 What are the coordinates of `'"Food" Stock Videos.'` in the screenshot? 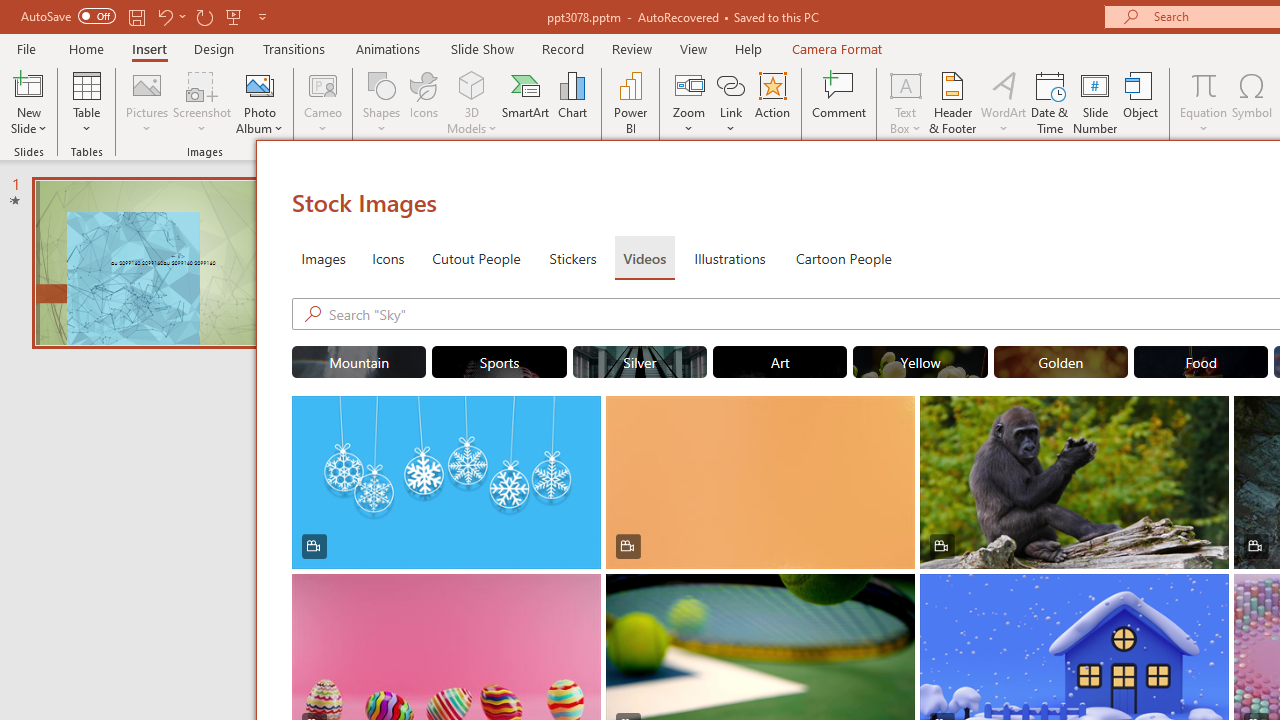 It's located at (1200, 362).